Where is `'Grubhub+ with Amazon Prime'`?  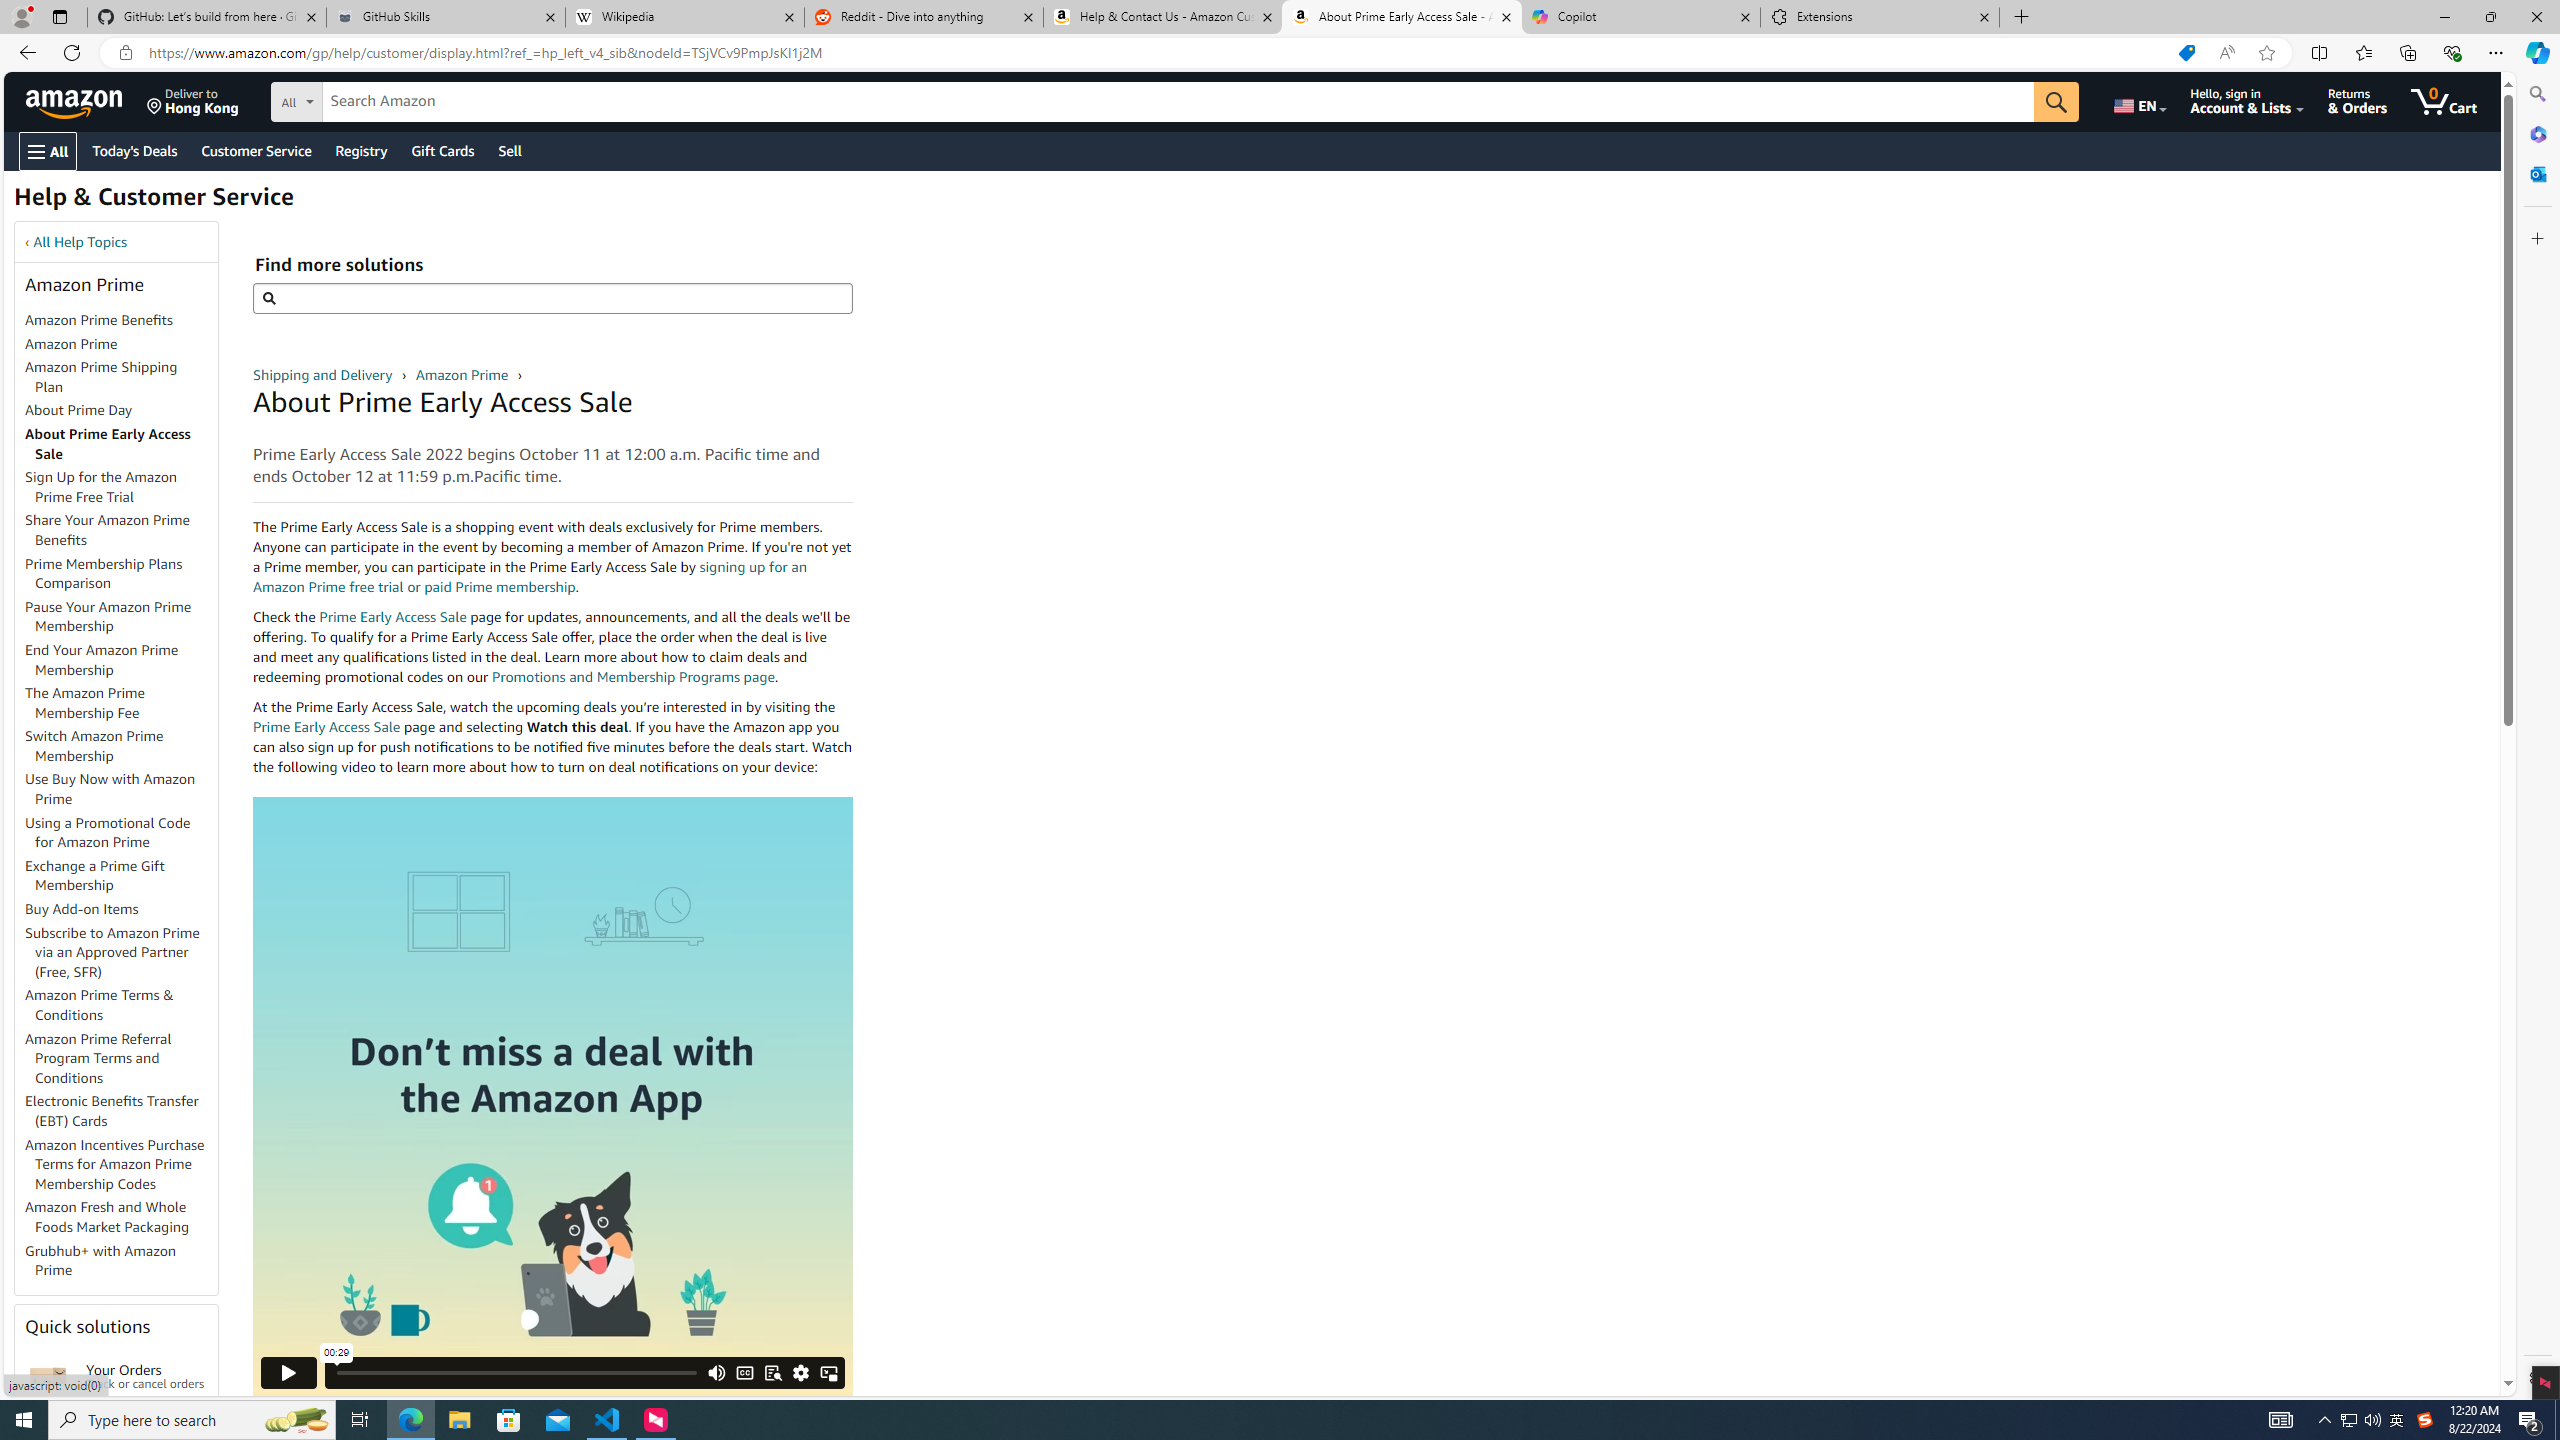
'Grubhub+ with Amazon Prime' is located at coordinates (101, 1260).